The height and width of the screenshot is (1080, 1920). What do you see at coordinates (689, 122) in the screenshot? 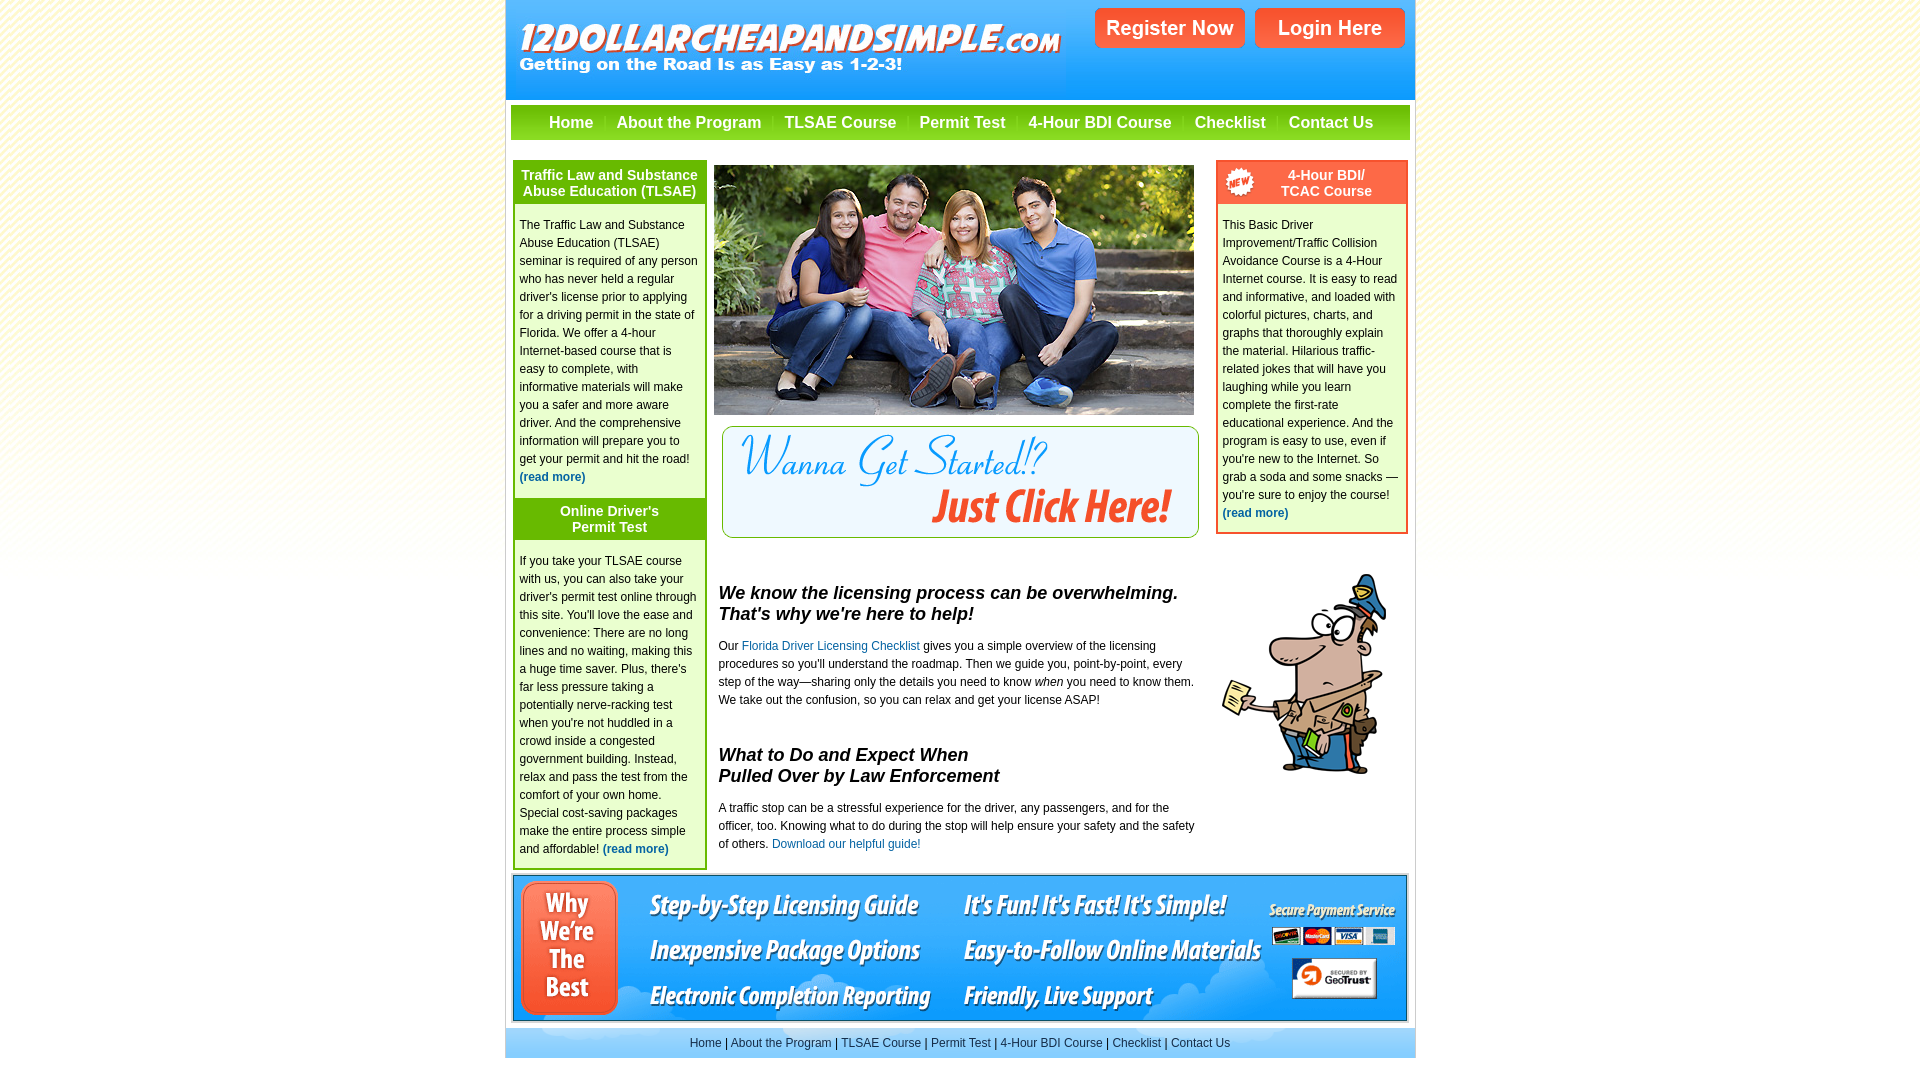
I see `'About the Program'` at bounding box center [689, 122].